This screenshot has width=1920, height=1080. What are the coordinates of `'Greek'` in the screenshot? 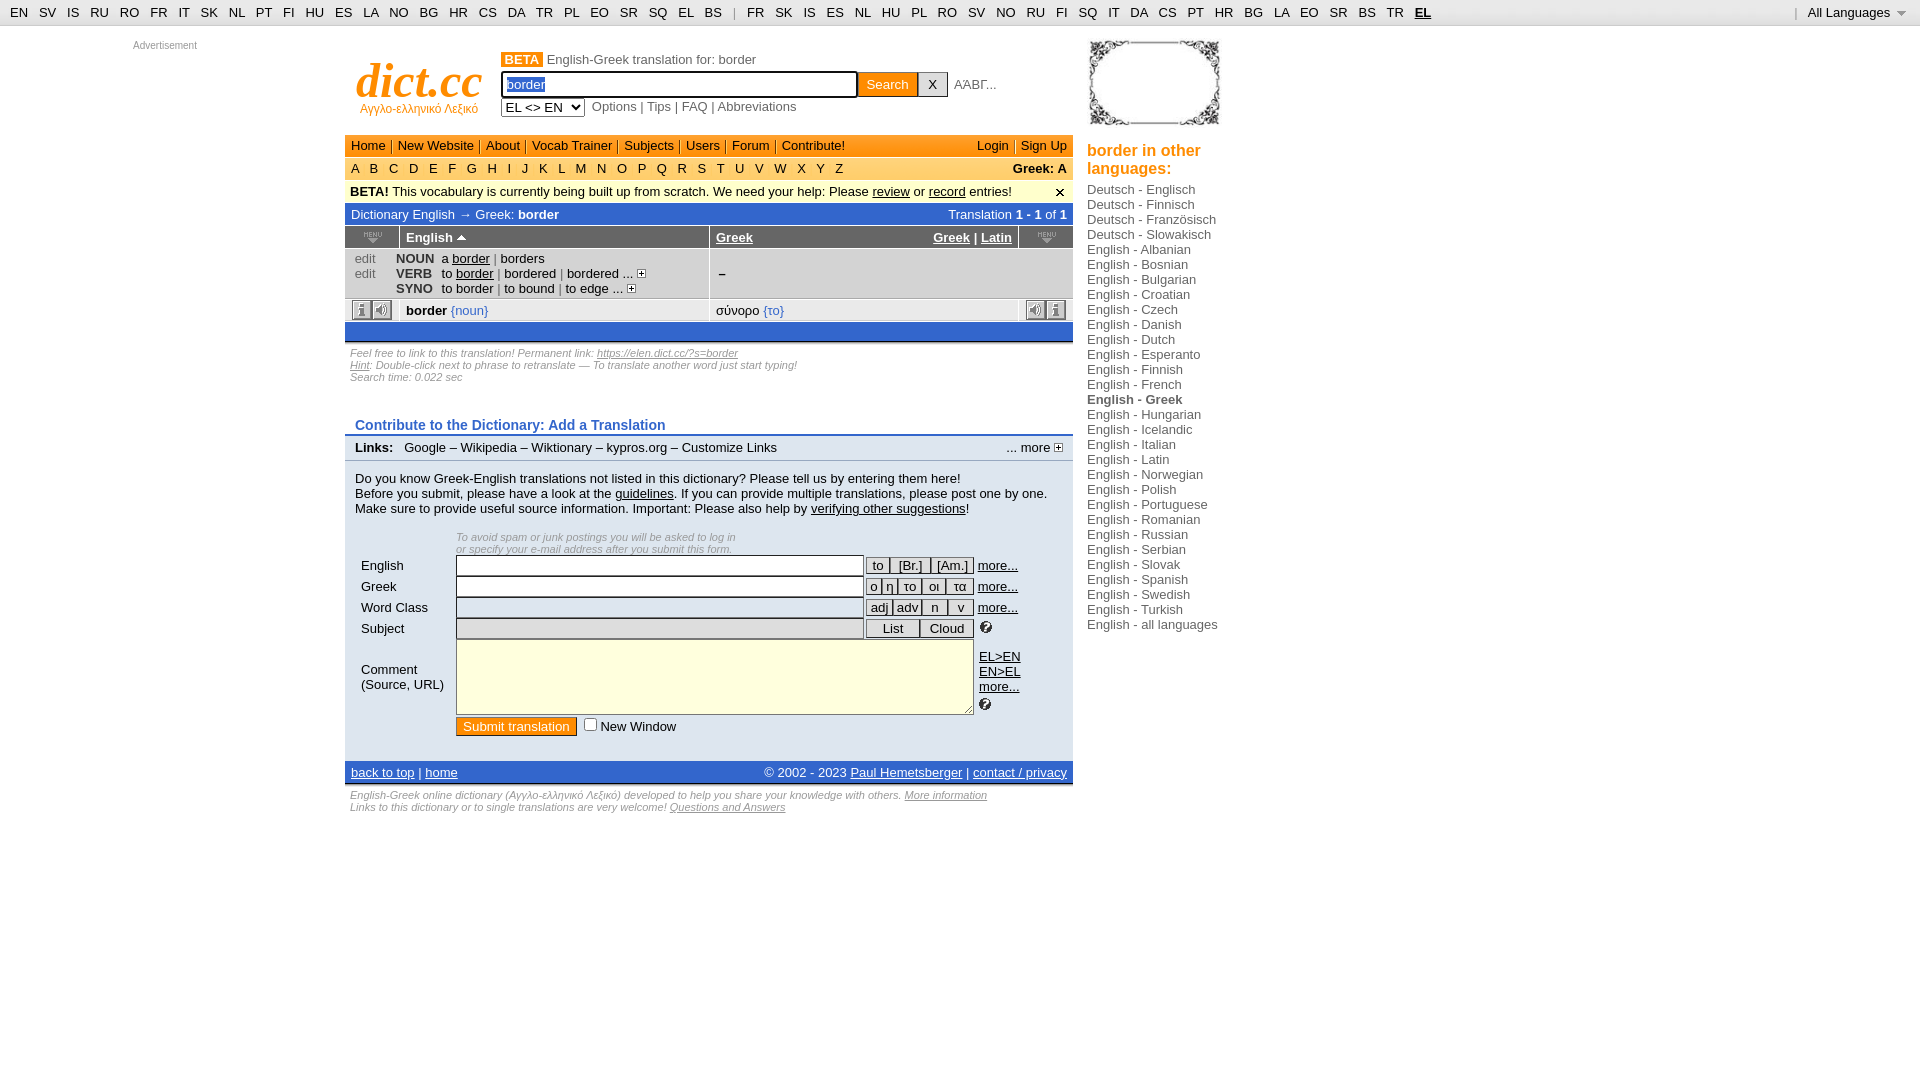 It's located at (360, 585).